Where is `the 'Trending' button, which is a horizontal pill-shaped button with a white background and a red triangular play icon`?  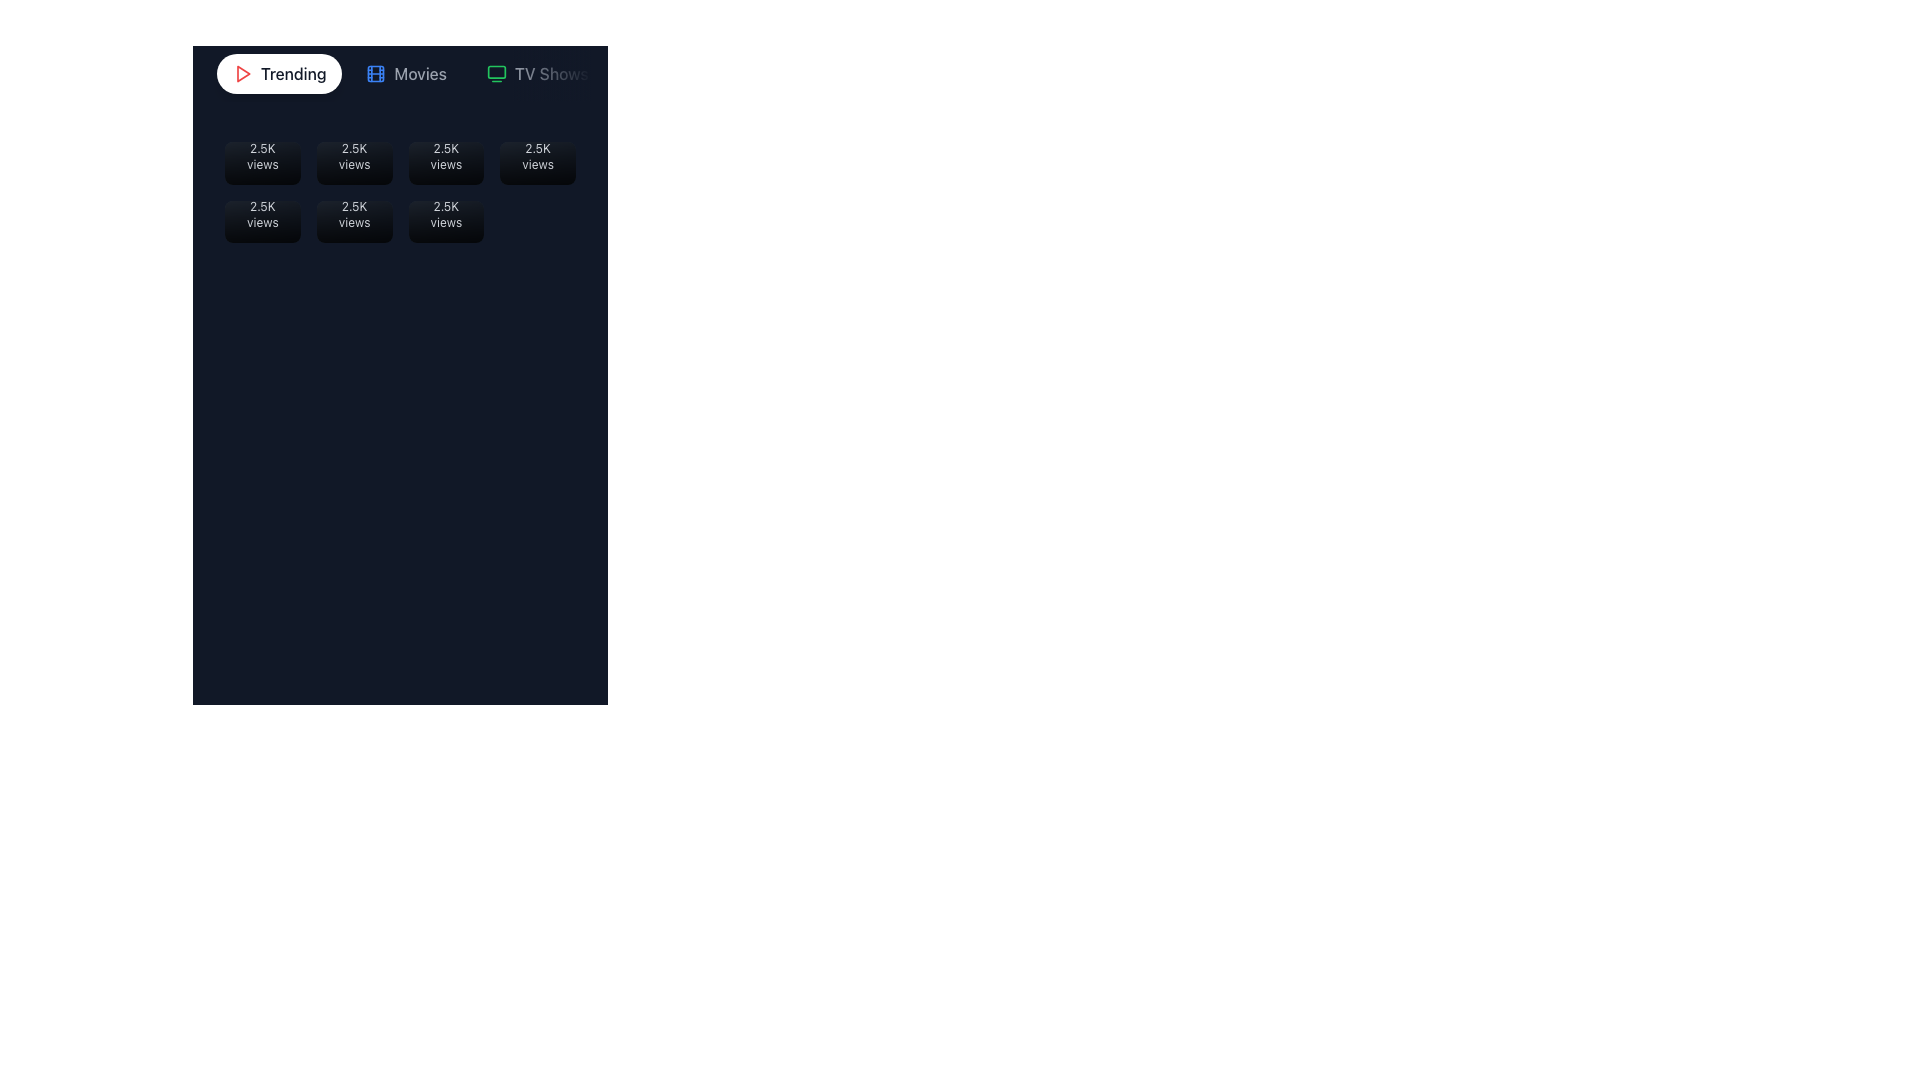
the 'Trending' button, which is a horizontal pill-shaped button with a white background and a red triangular play icon is located at coordinates (278, 72).